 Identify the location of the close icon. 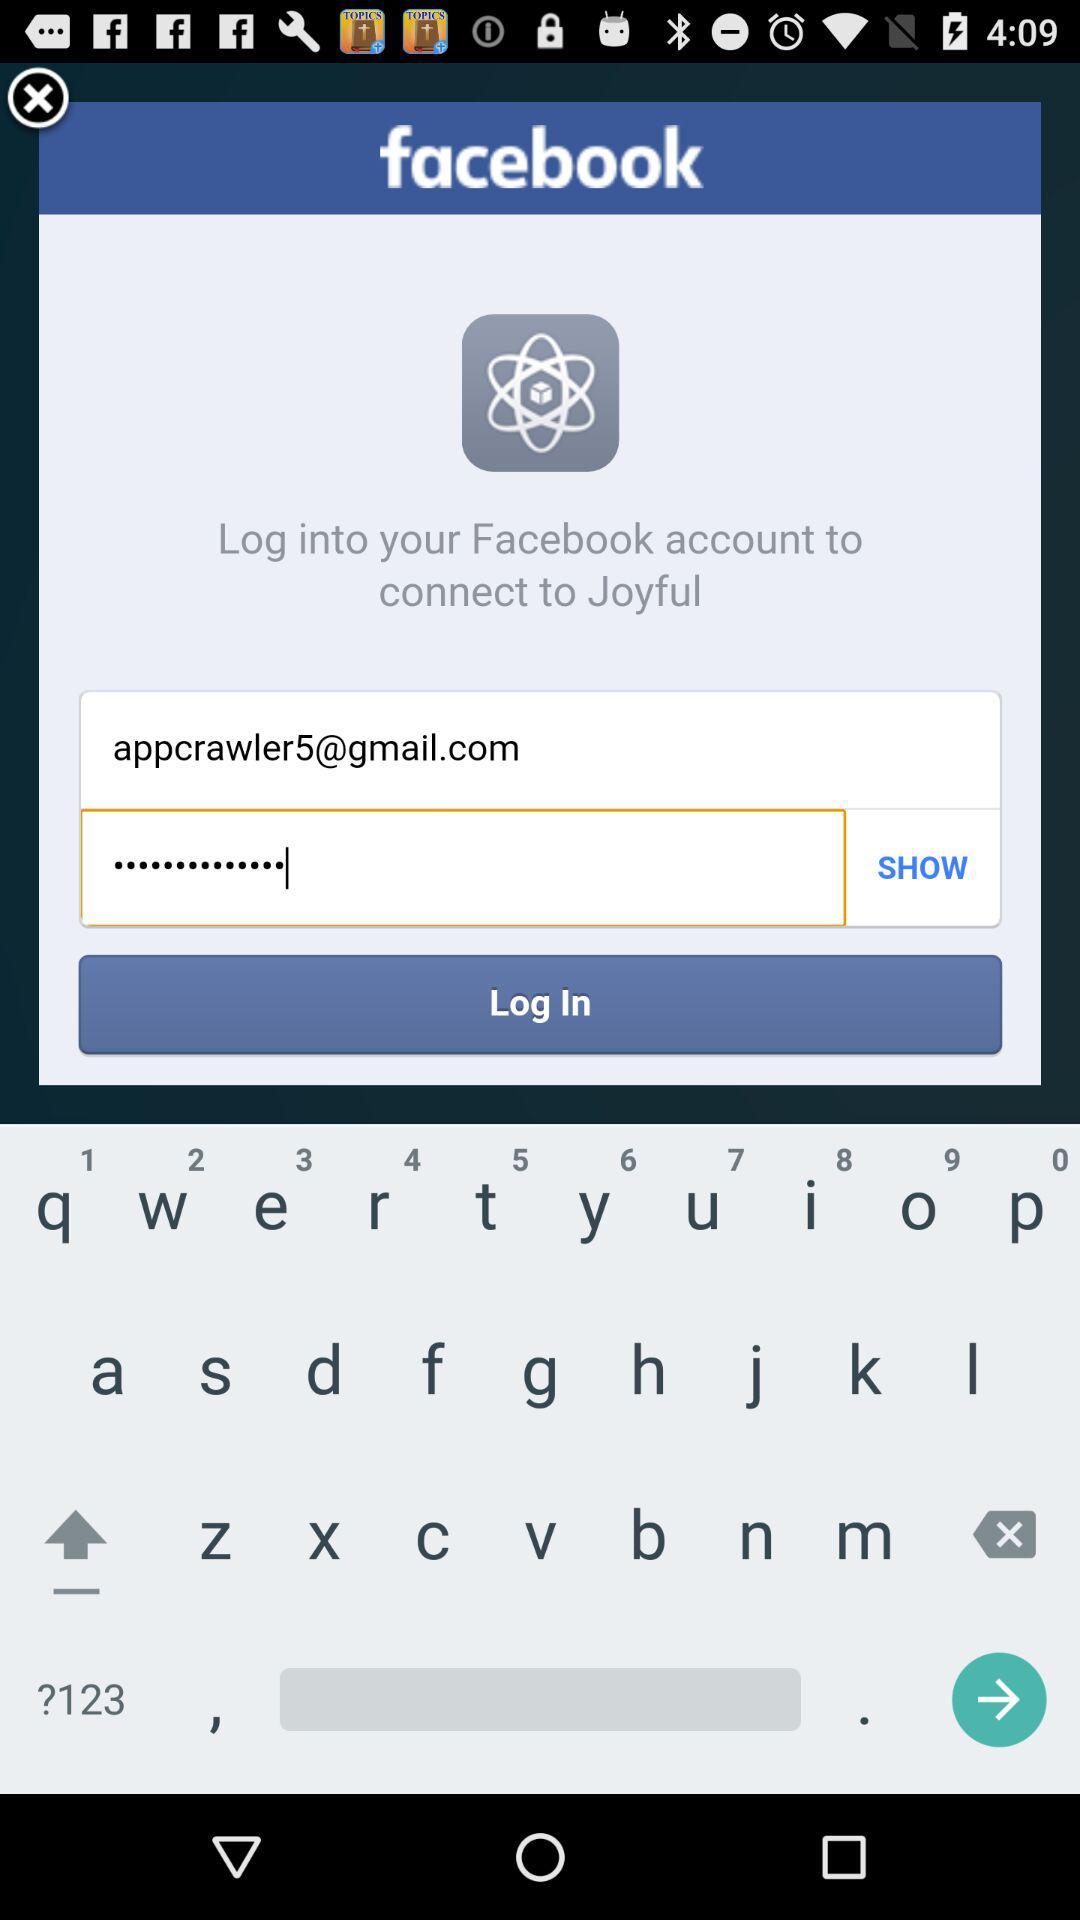
(38, 107).